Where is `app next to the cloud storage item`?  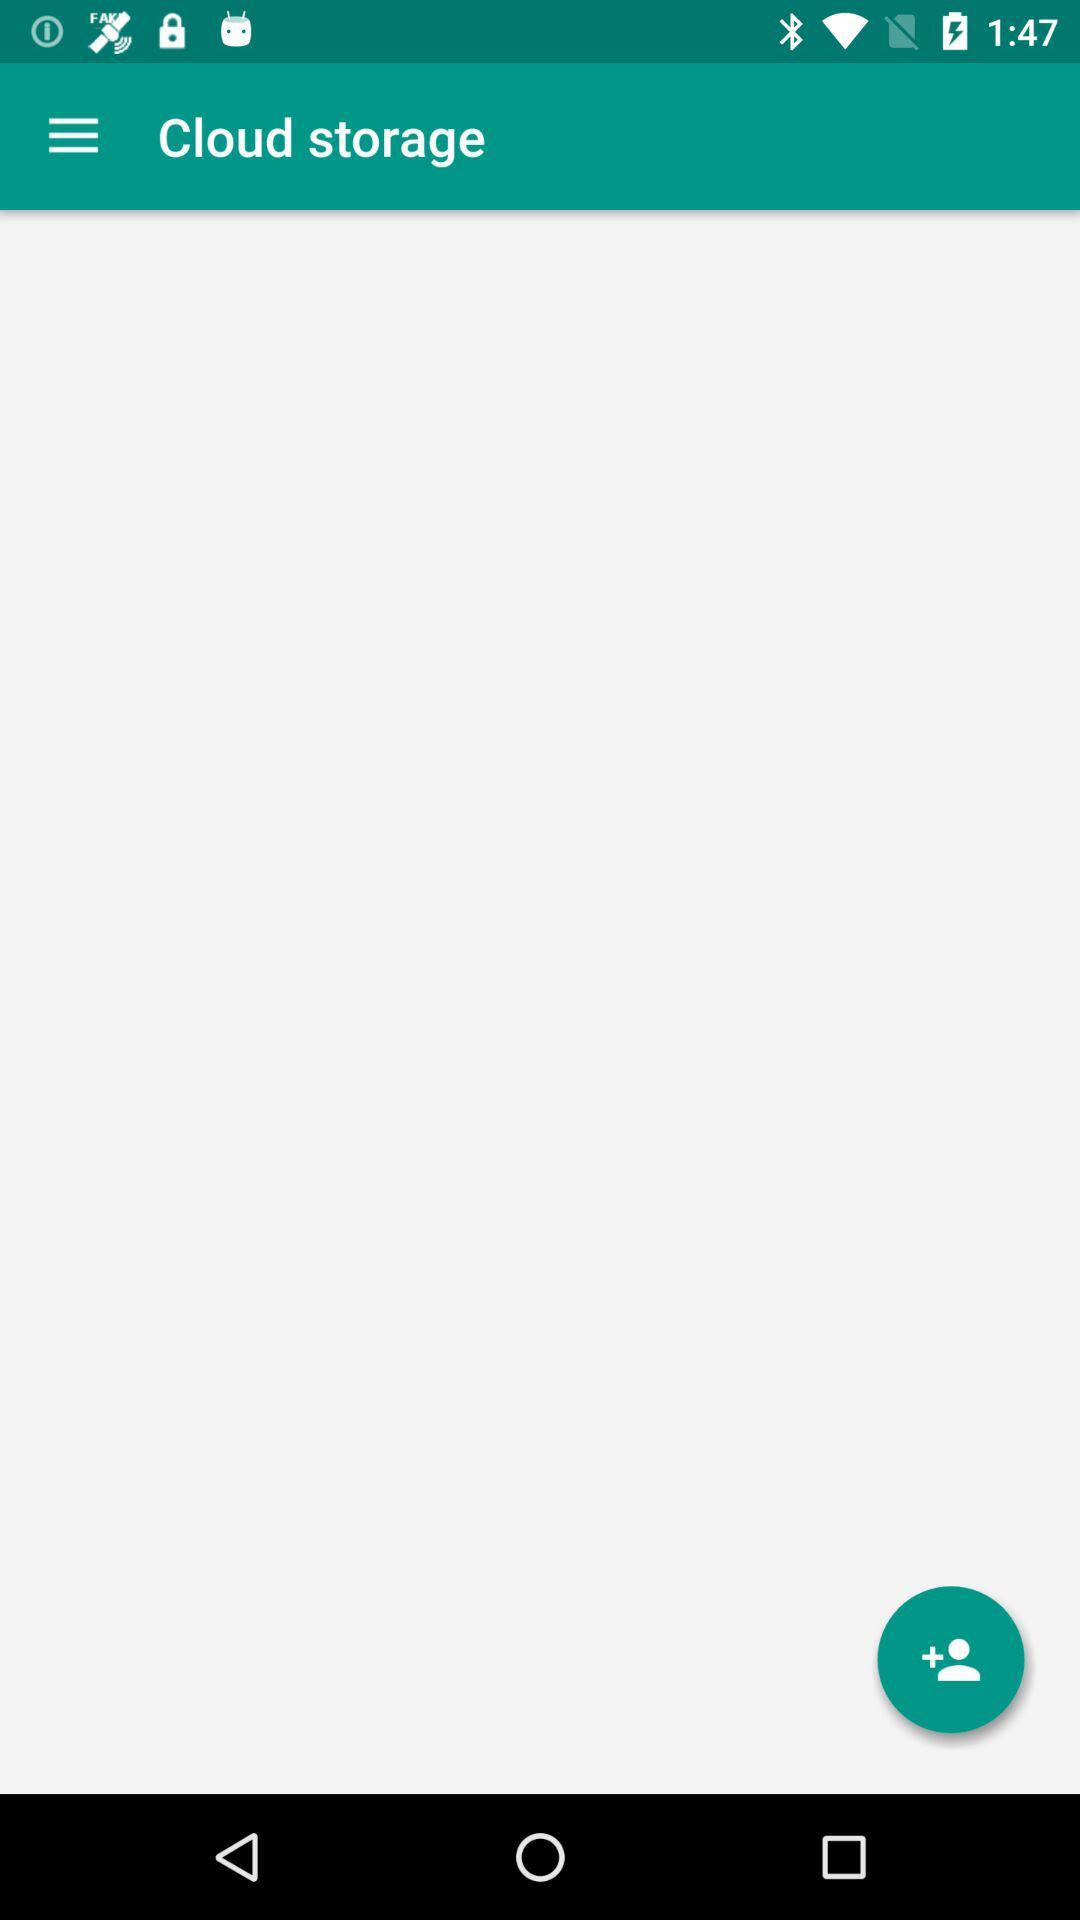 app next to the cloud storage item is located at coordinates (72, 135).